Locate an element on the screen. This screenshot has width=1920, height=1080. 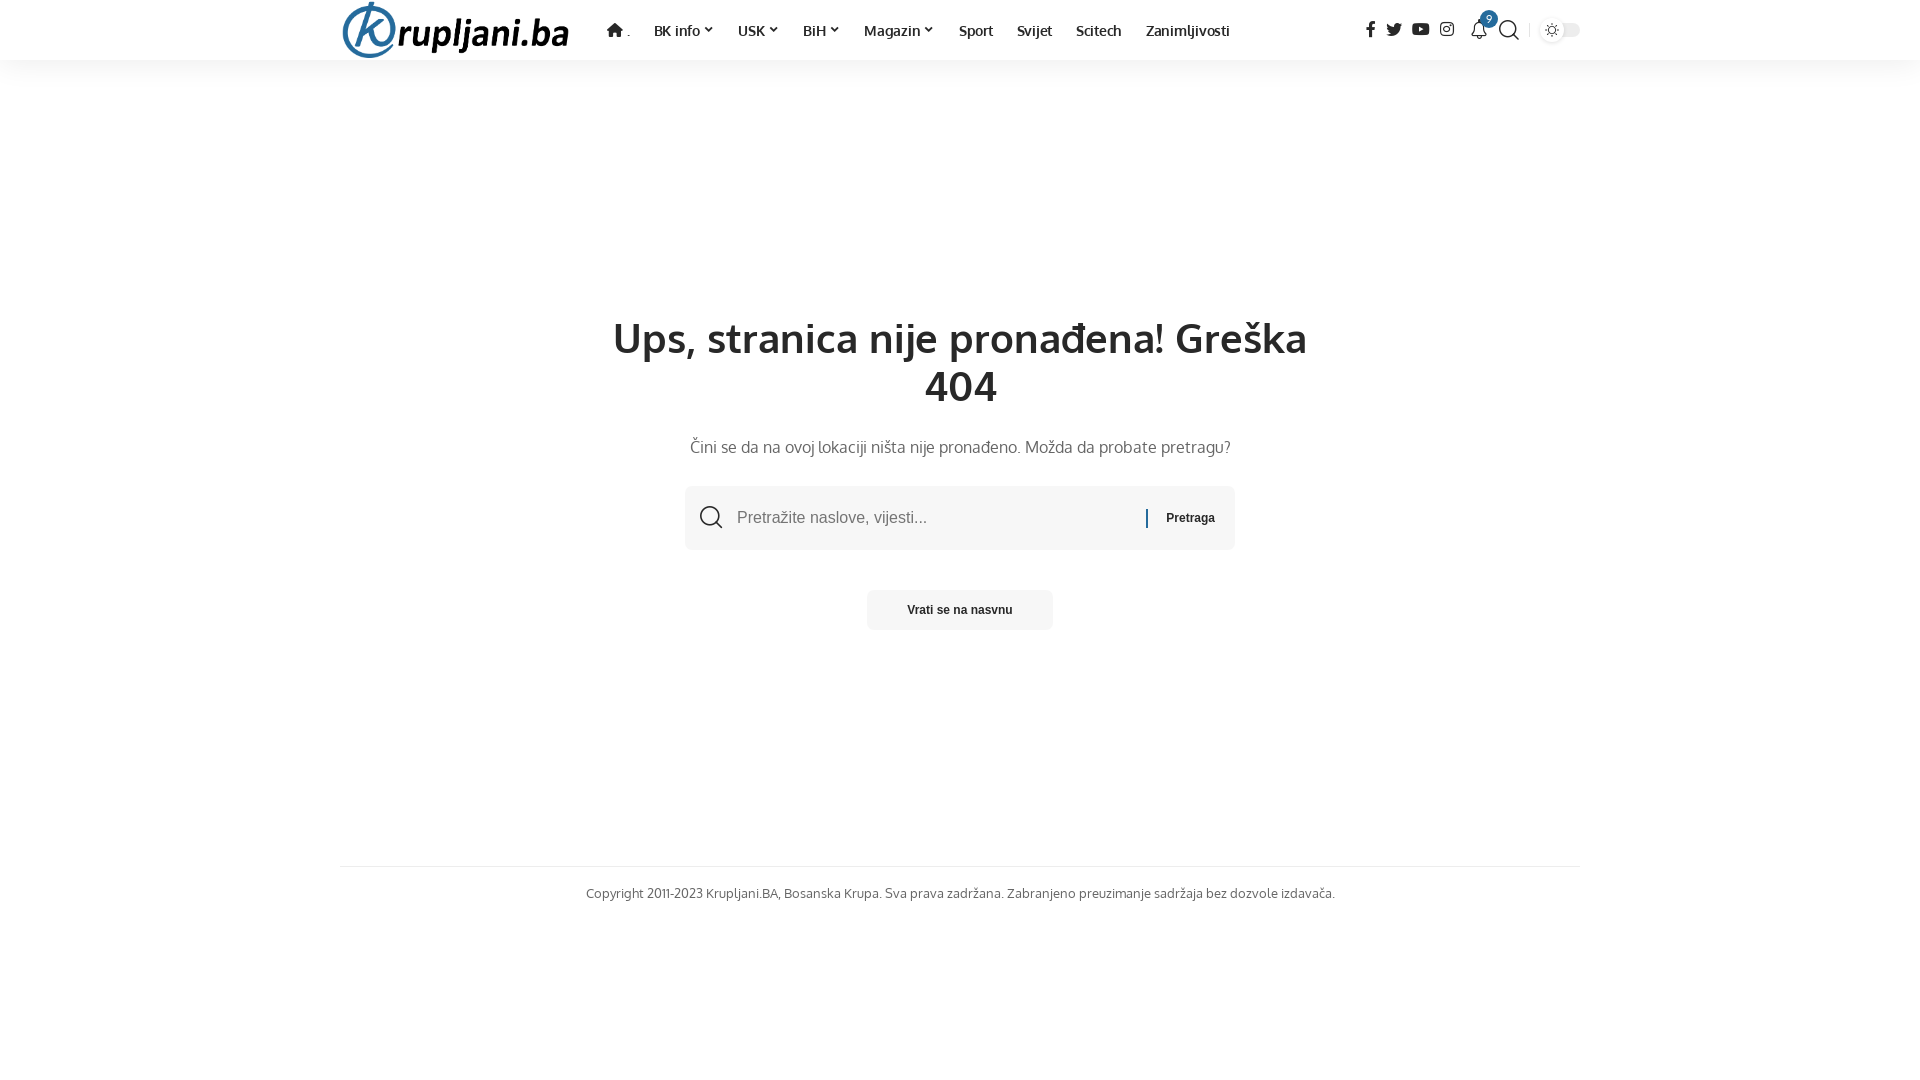
'.' is located at coordinates (617, 30).